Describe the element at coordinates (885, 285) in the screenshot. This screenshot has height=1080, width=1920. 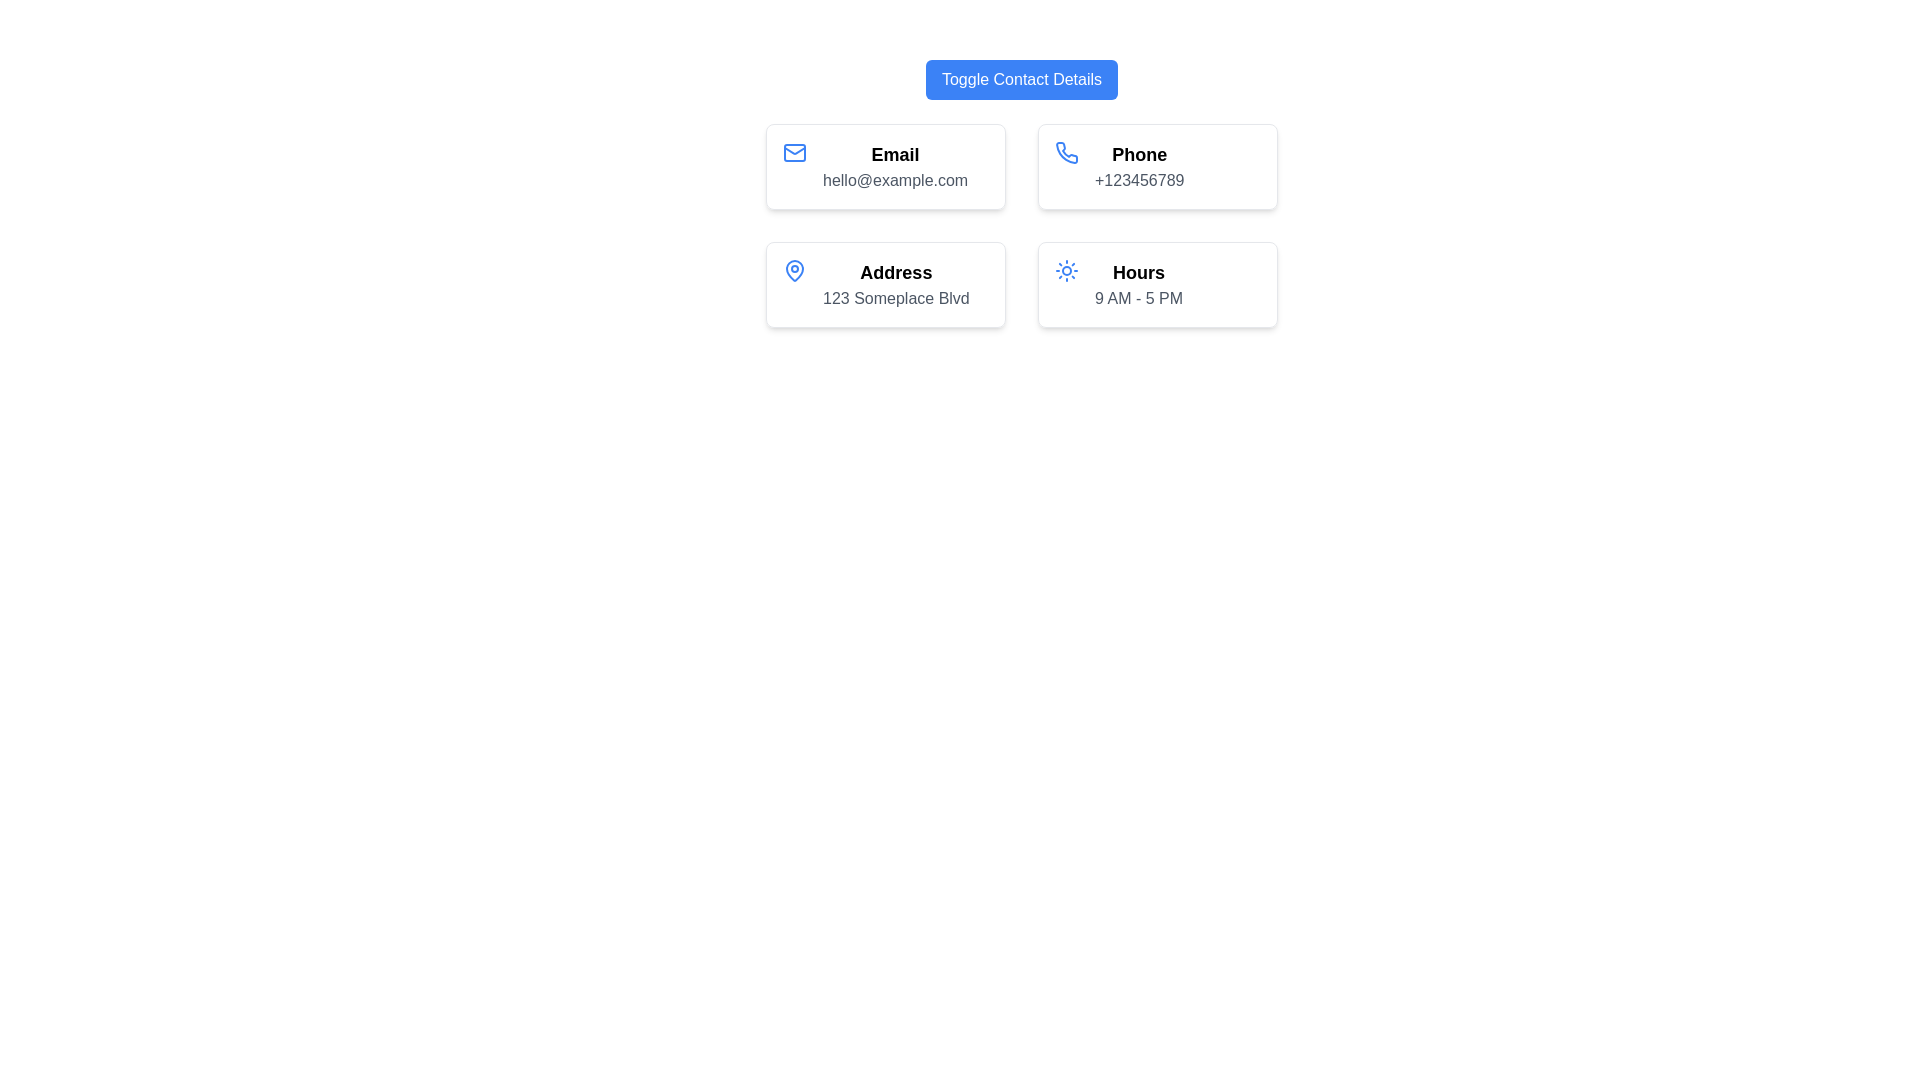
I see `the Informational card displaying the address '123 Someplace Blvd', located in the bottom-left quadrant of the grid layout, which is the third card after the 'Email' and 'Phone' cards` at that location.